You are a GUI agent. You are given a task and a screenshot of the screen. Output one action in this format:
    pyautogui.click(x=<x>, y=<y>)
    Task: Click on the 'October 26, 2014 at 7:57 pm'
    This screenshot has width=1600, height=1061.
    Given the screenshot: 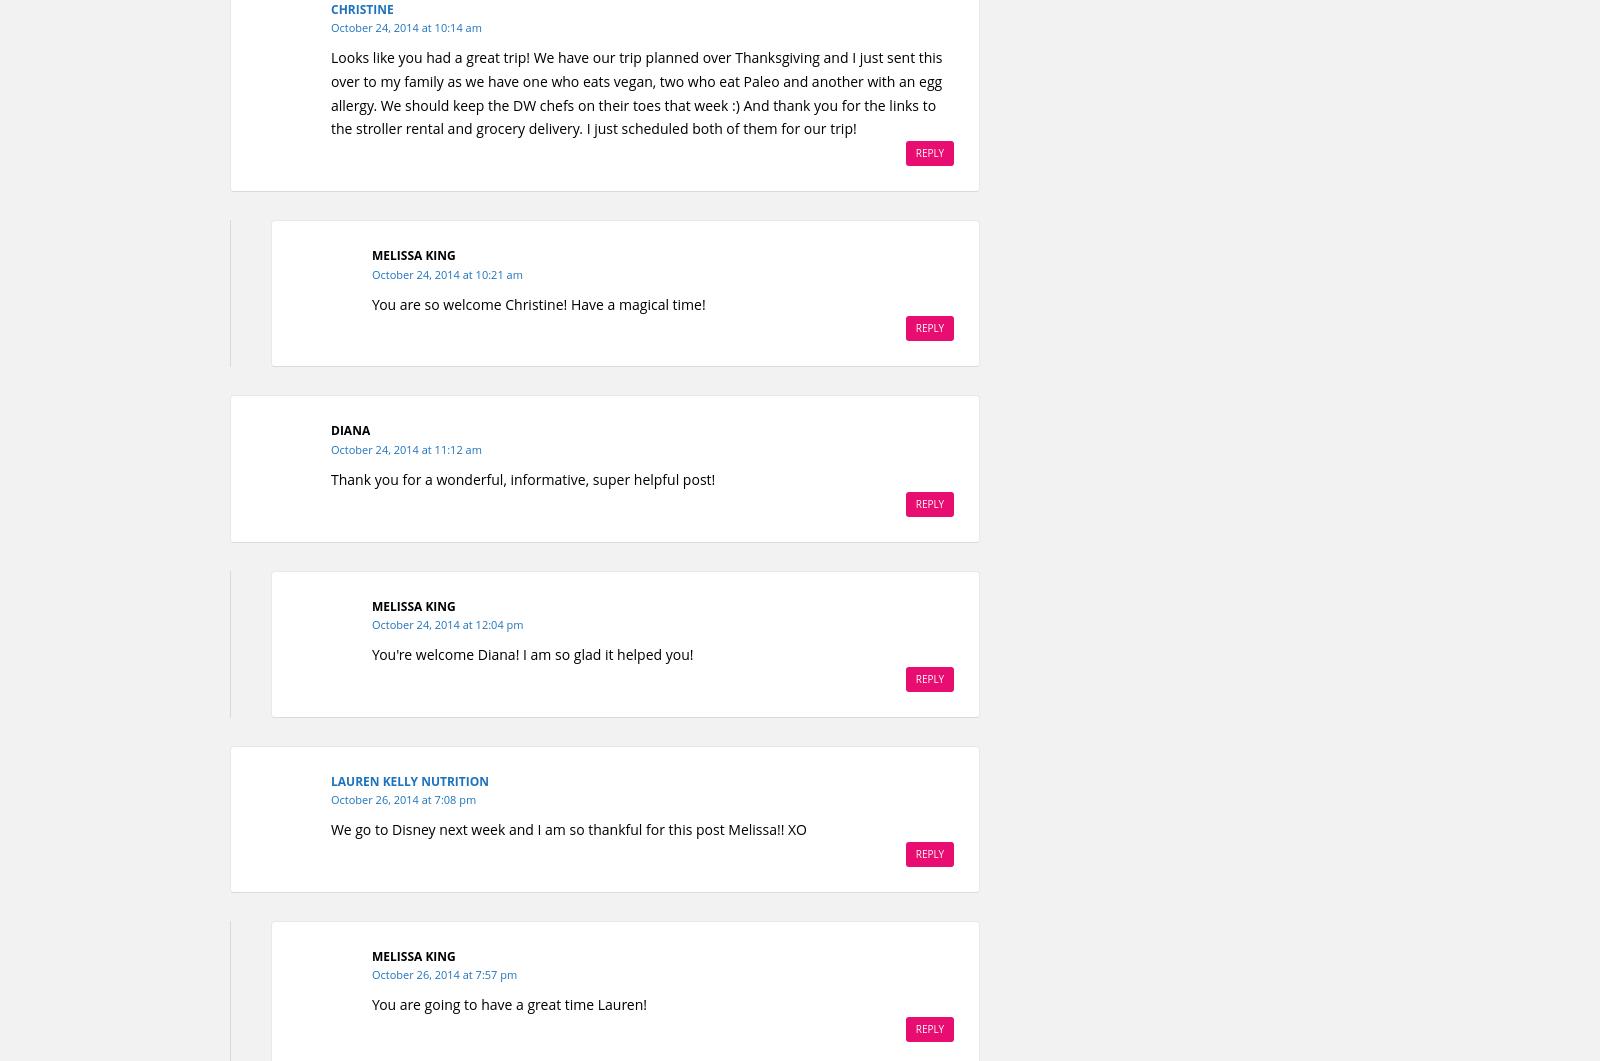 What is the action you would take?
    pyautogui.click(x=443, y=973)
    